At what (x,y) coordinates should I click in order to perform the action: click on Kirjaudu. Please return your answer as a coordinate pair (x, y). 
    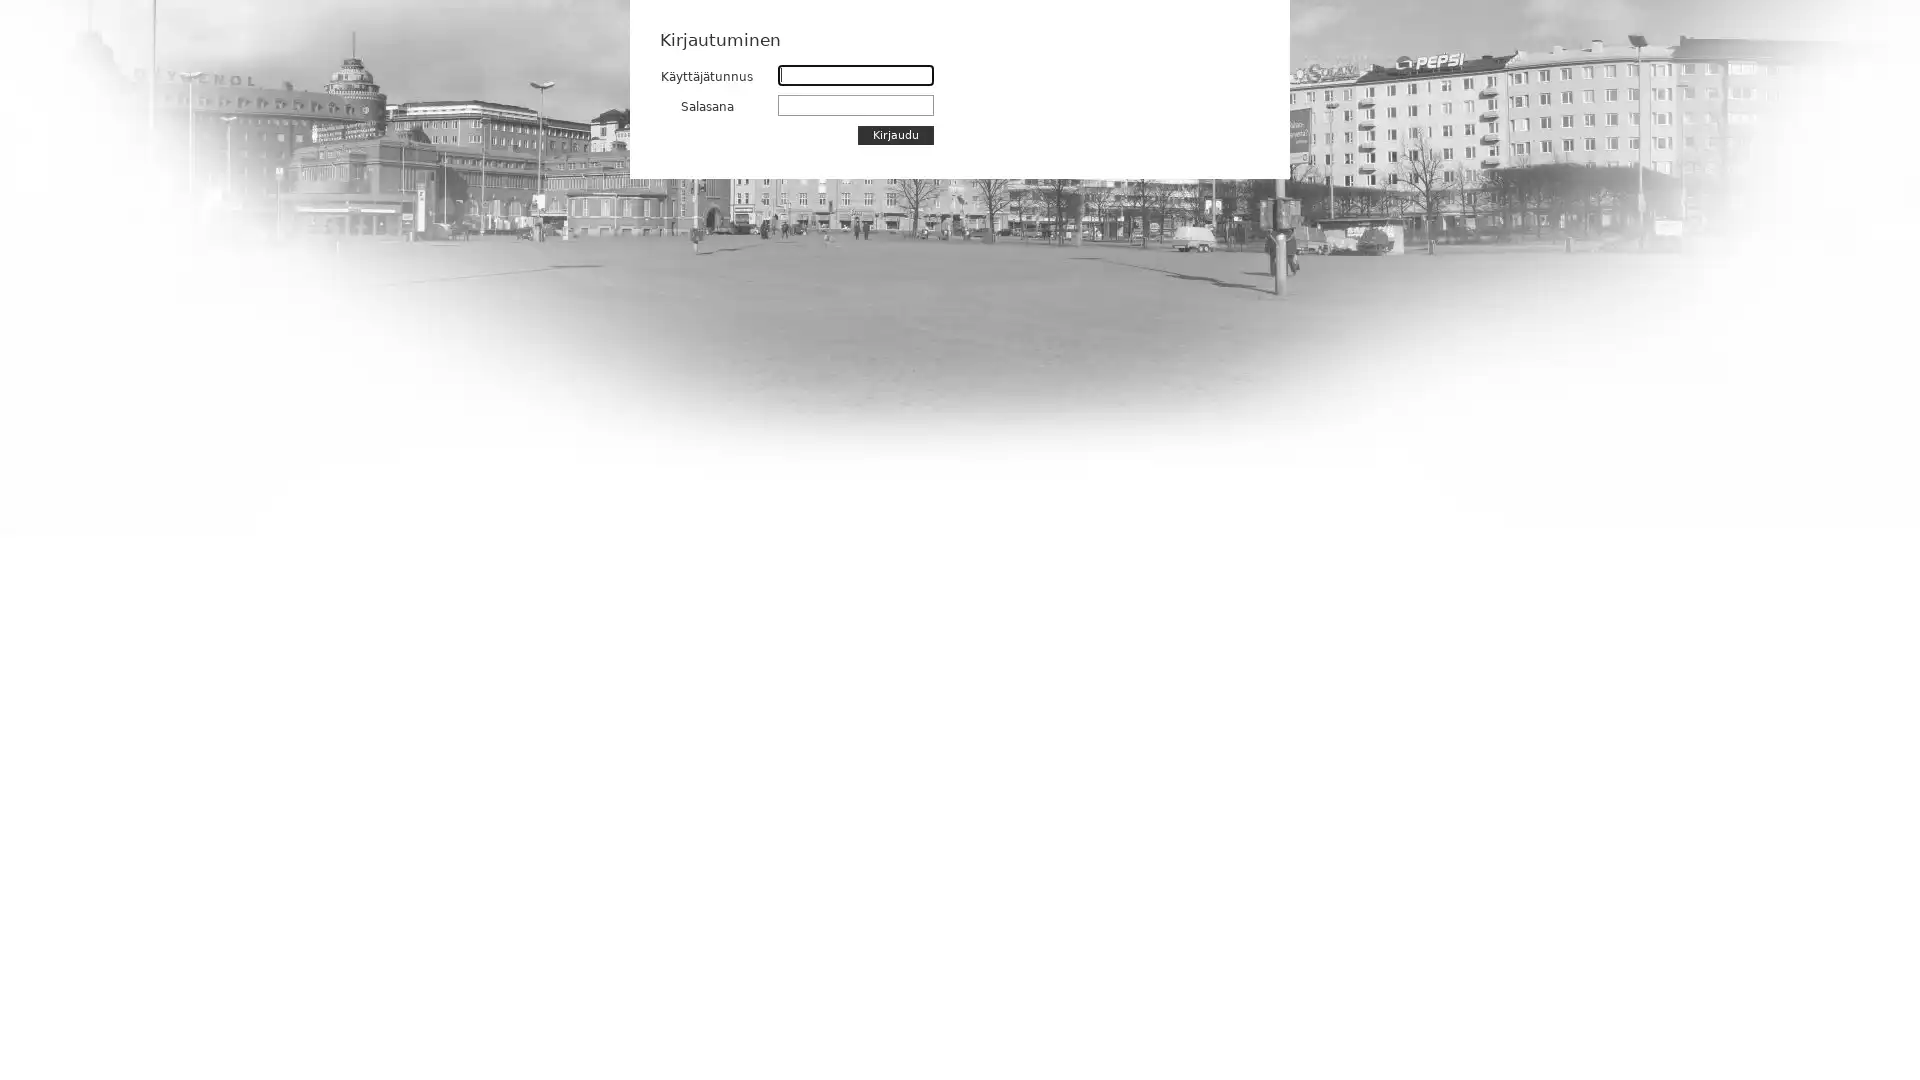
    Looking at the image, I should click on (895, 135).